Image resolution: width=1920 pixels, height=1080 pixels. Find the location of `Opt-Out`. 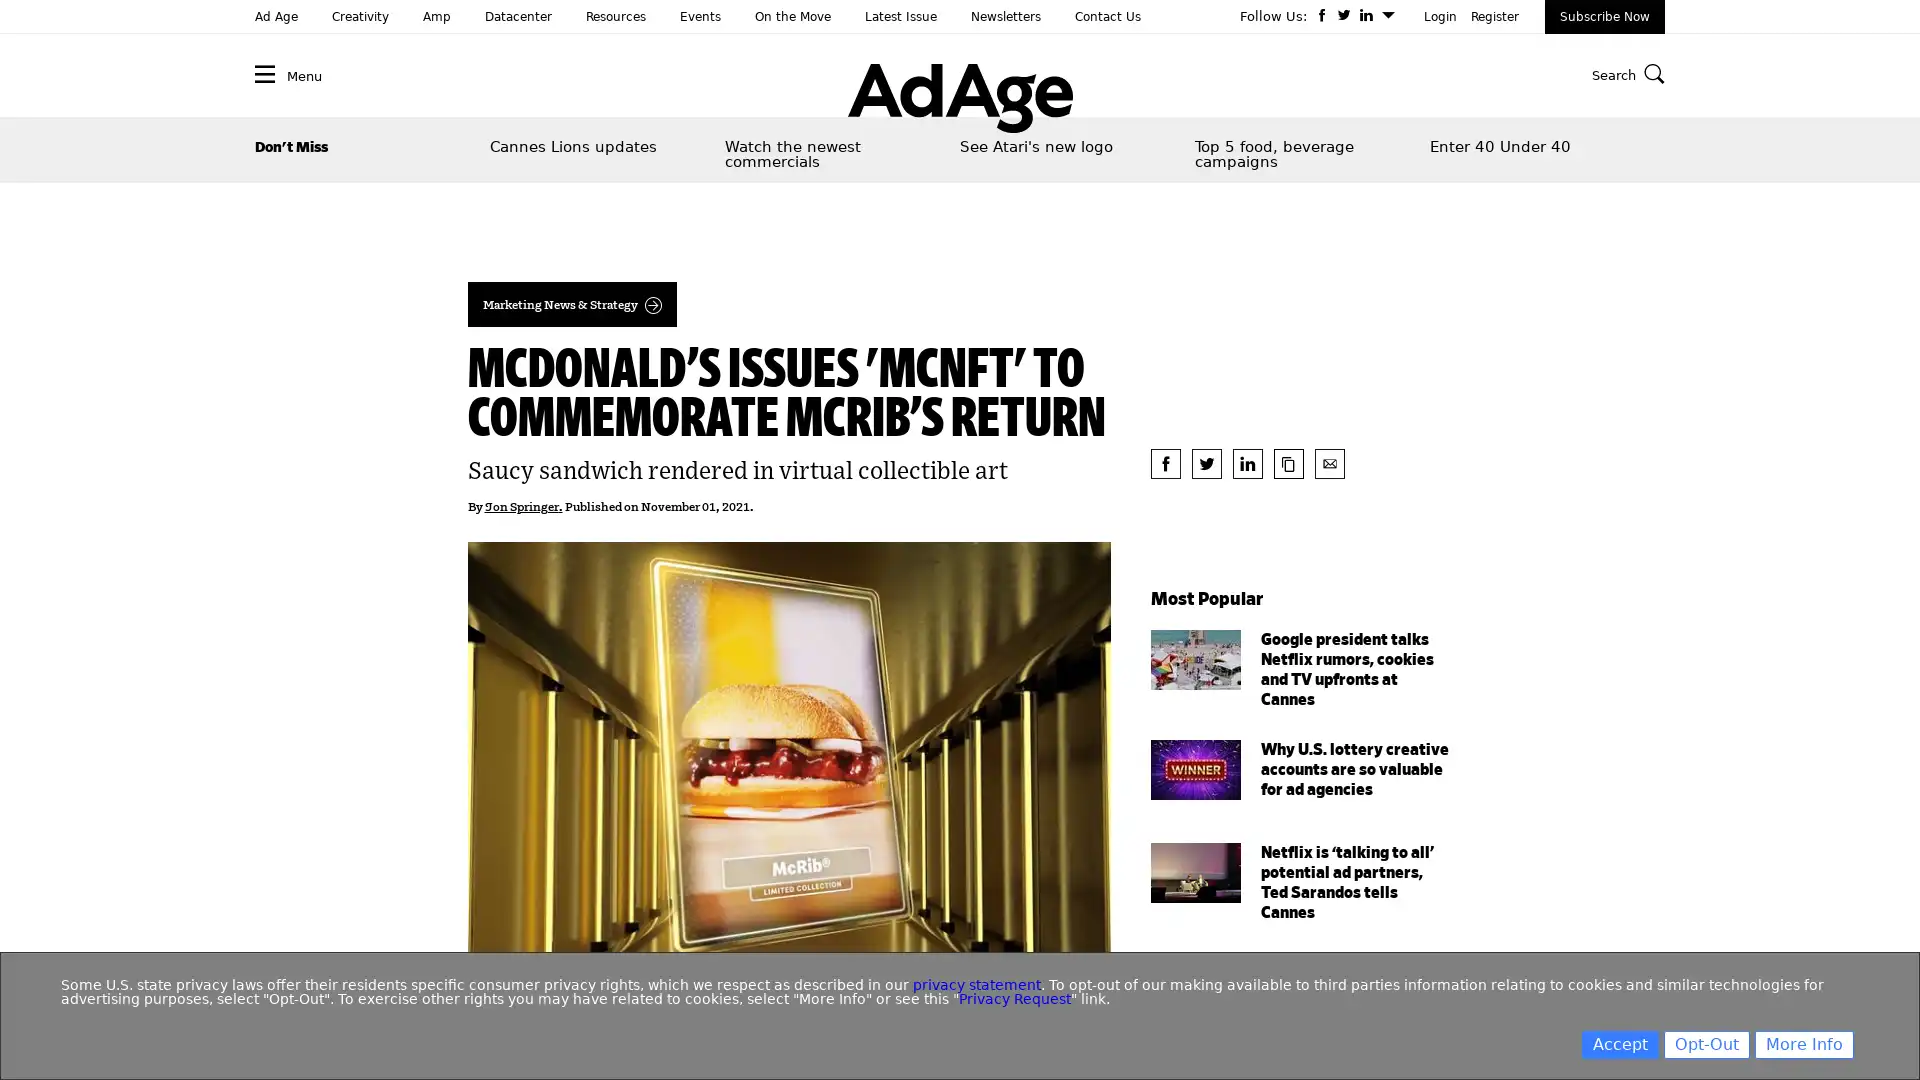

Opt-Out is located at coordinates (1706, 1044).